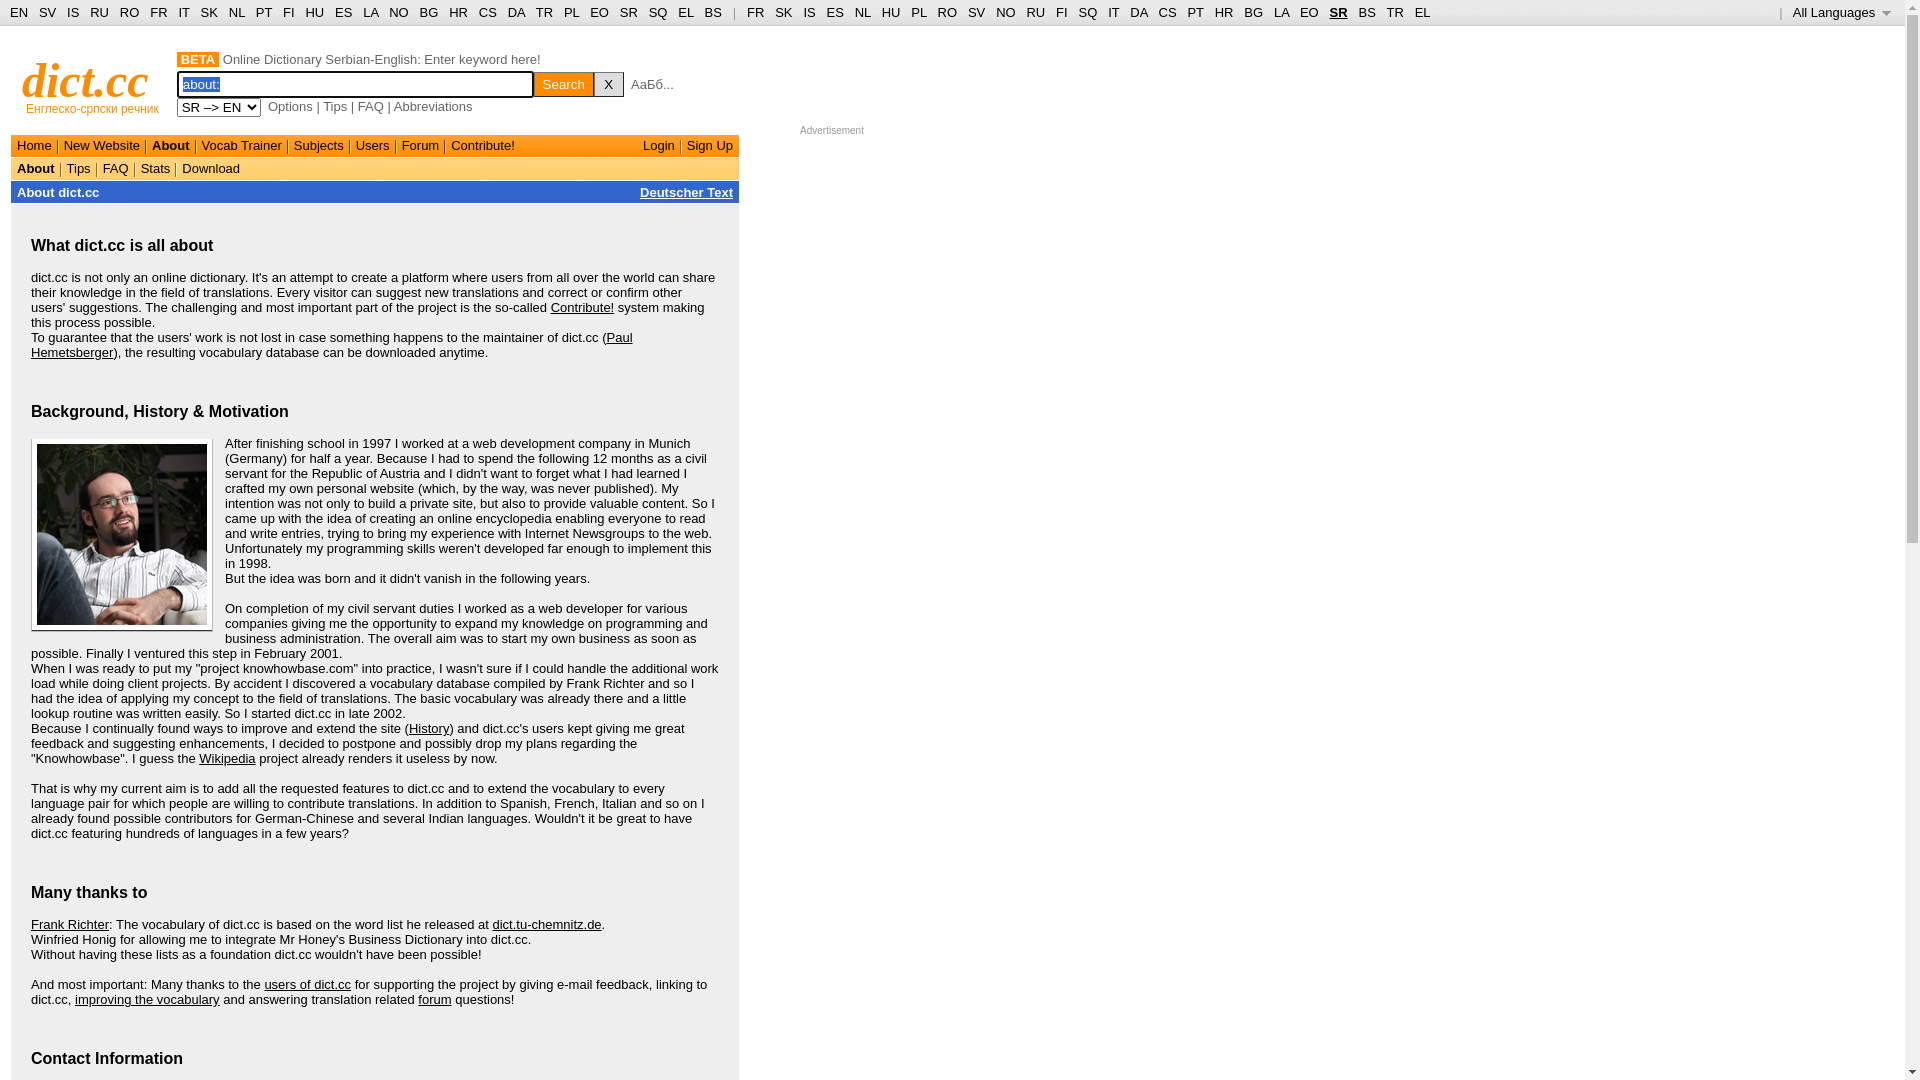  Describe the element at coordinates (407, 728) in the screenshot. I see `'History'` at that location.